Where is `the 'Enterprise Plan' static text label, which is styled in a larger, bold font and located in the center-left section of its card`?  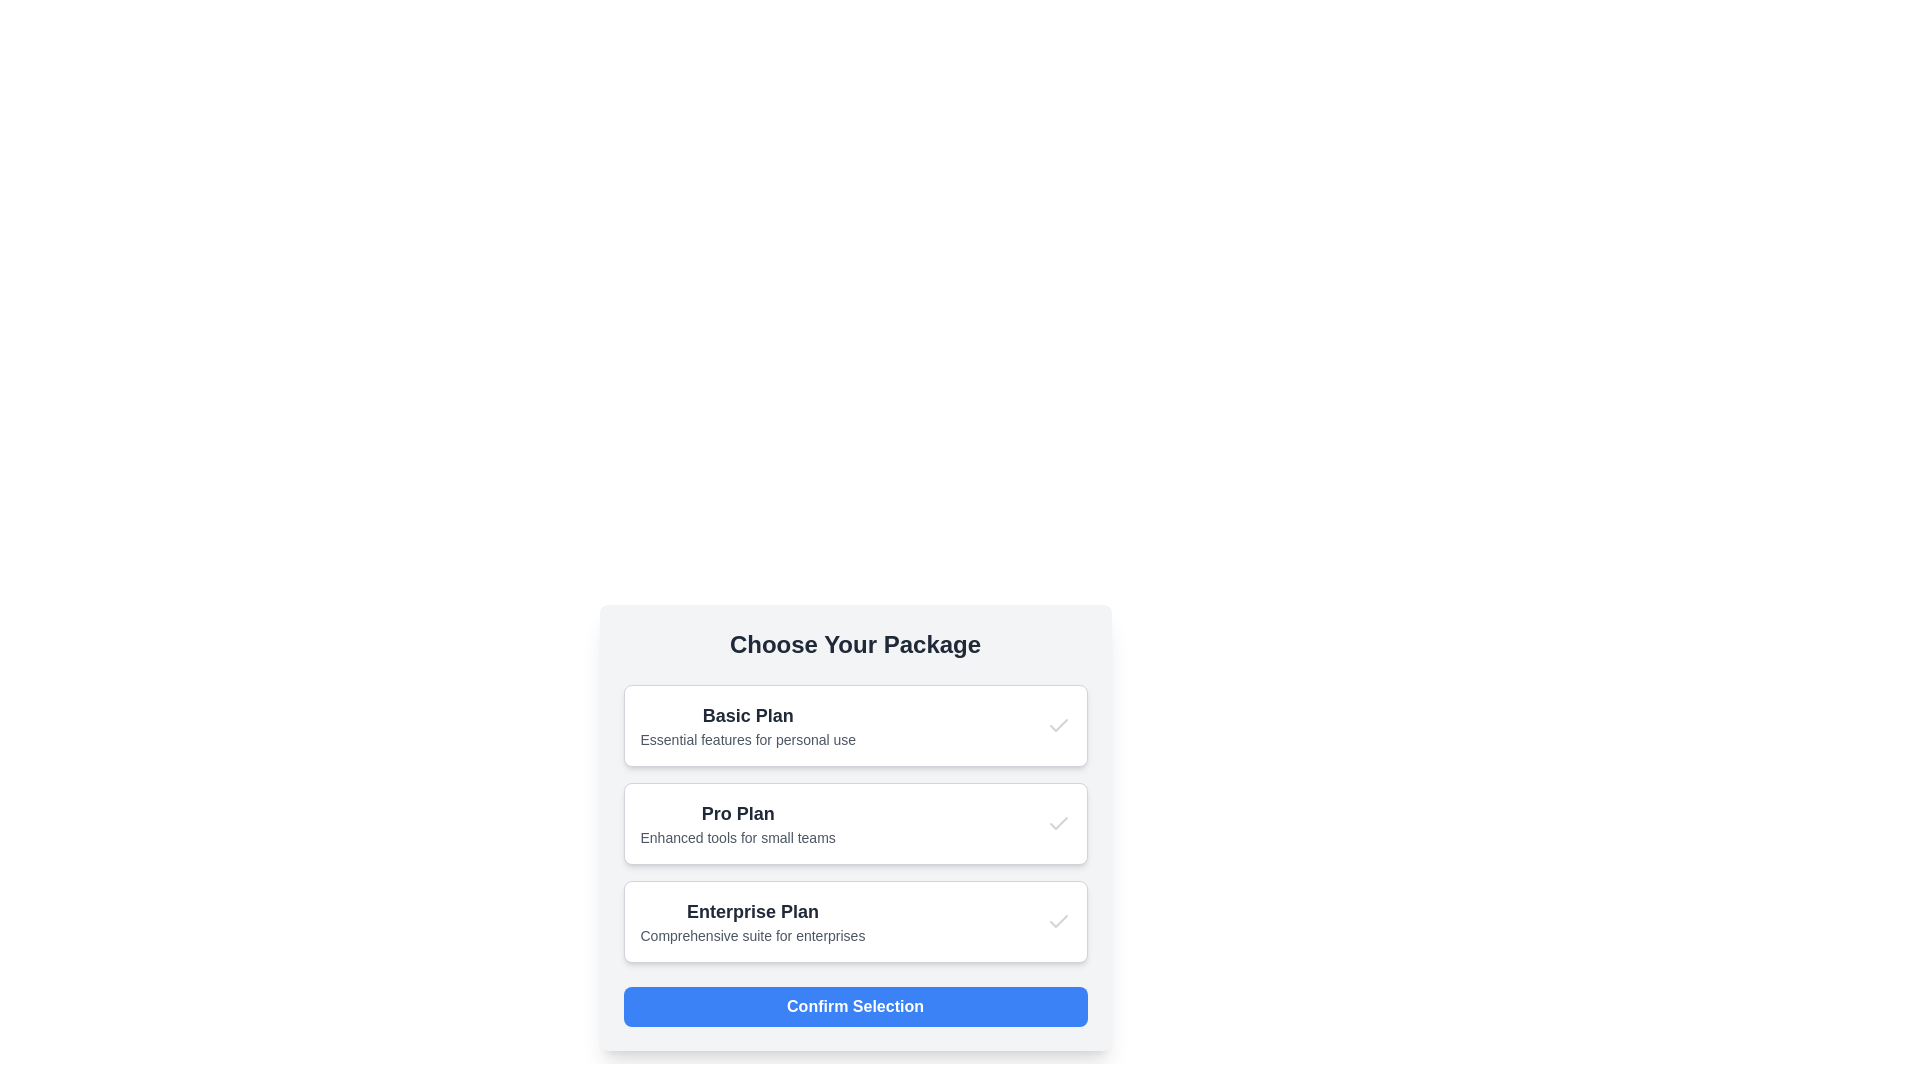 the 'Enterprise Plan' static text label, which is styled in a larger, bold font and located in the center-left section of its card is located at coordinates (752, 911).